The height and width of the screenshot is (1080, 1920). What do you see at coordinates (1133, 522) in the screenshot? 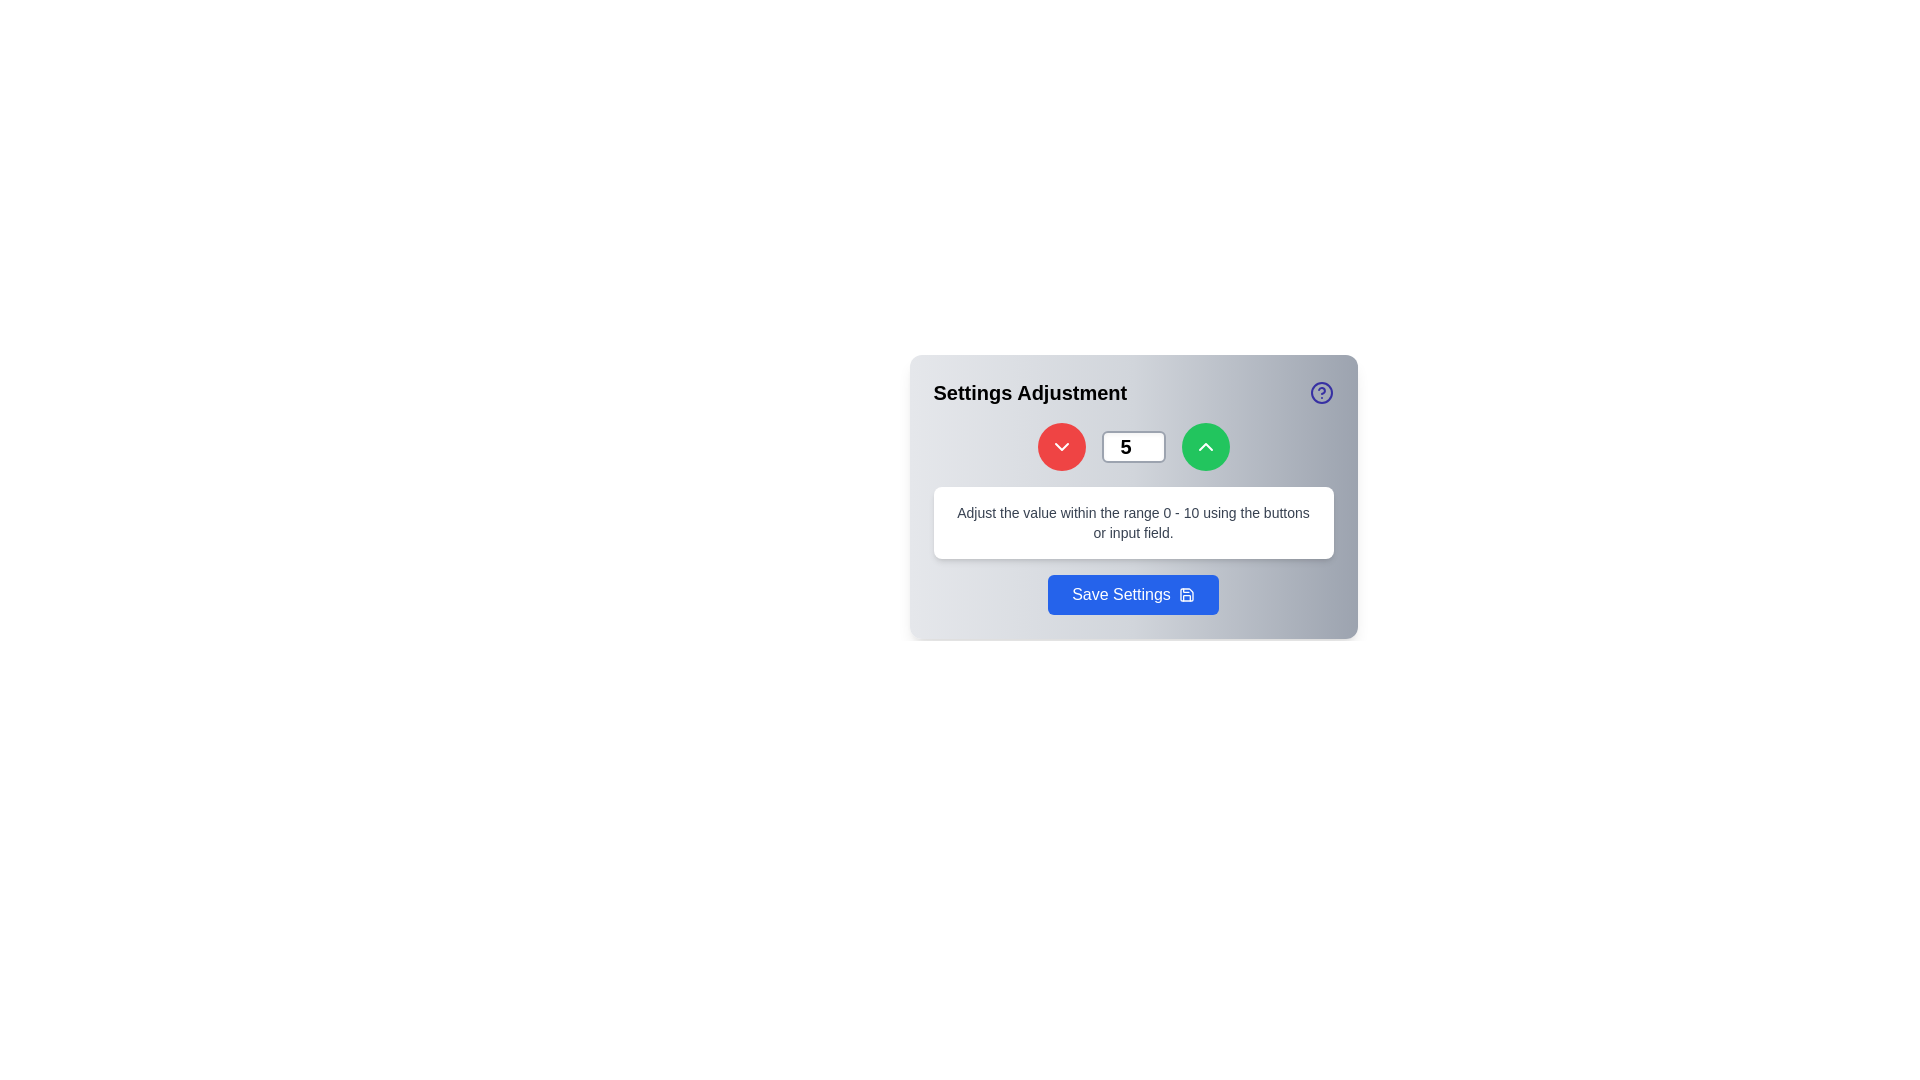
I see `the text block that reads, 'Adjust the value within the range 0 - 10 using the buttons or input field.' which is centered below the interactive components and above the 'Save Settings' button` at bounding box center [1133, 522].